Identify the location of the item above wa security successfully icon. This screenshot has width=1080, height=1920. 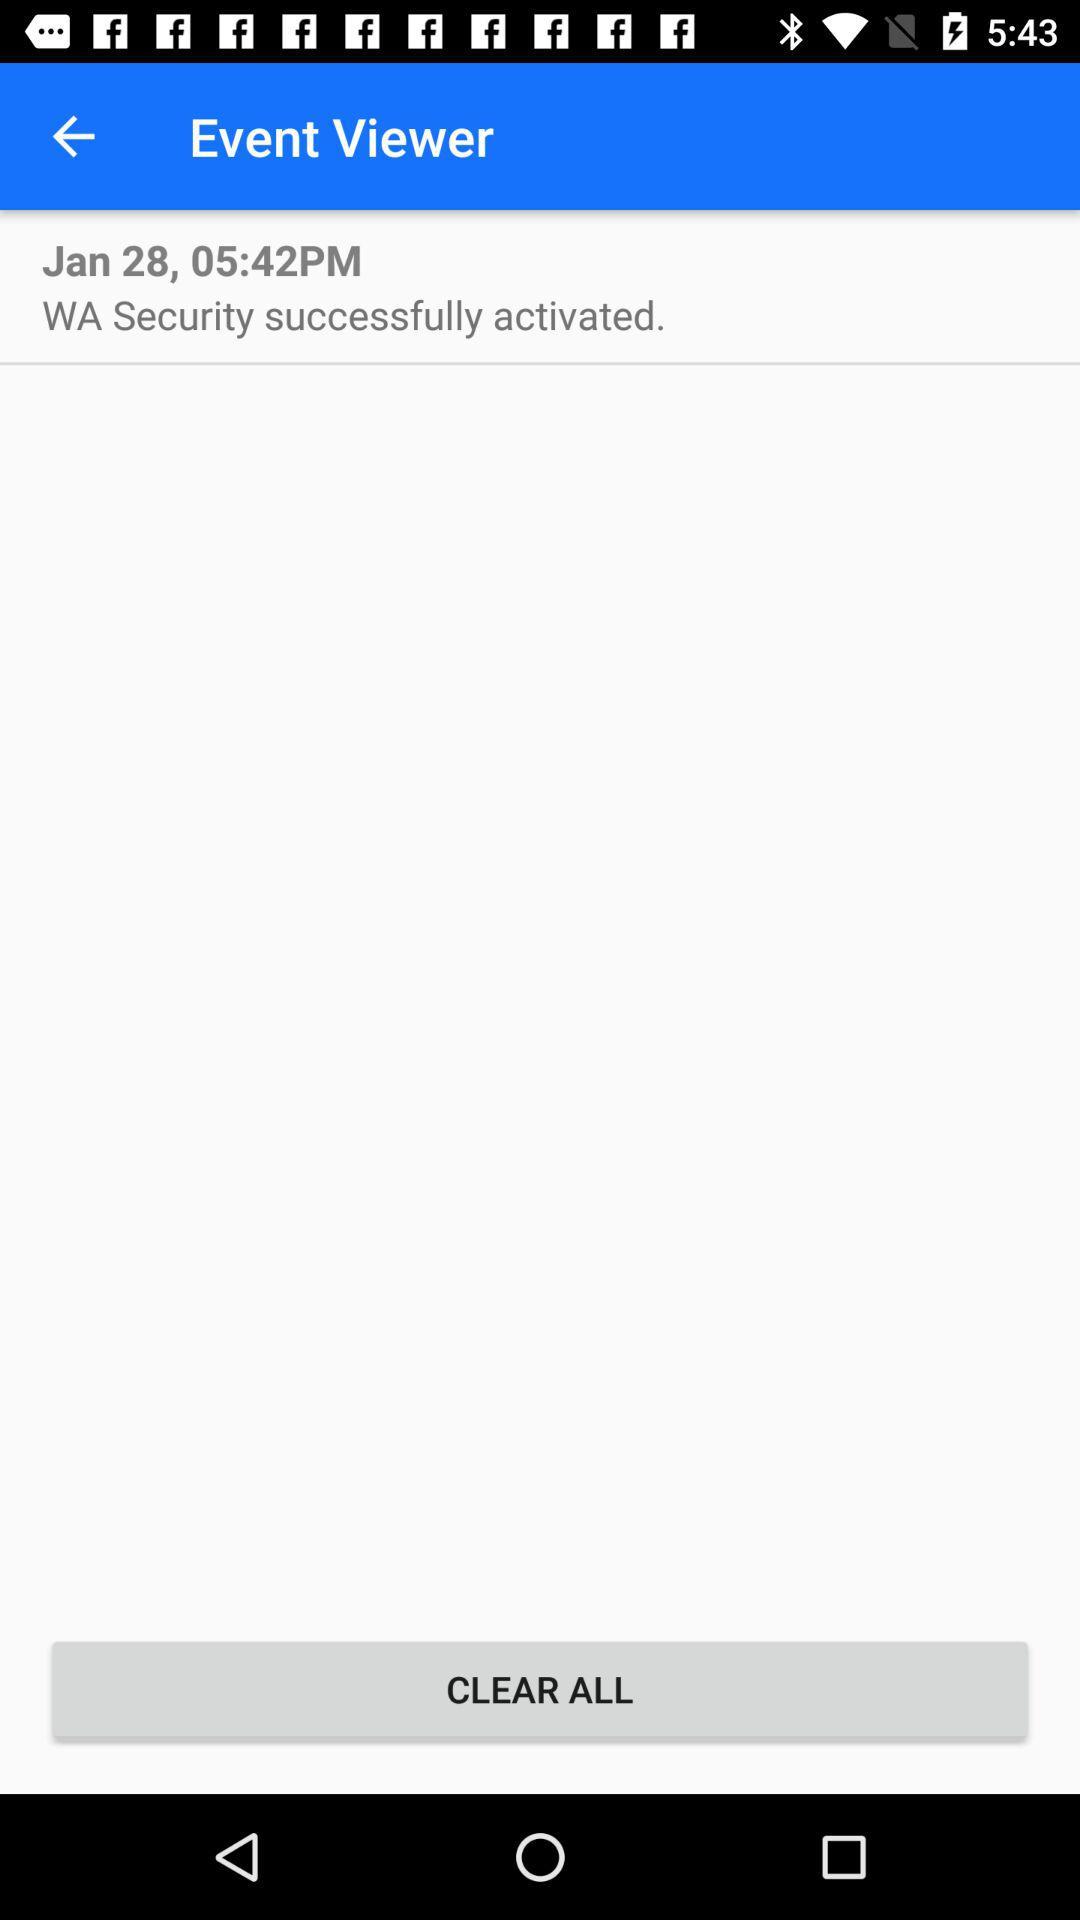
(202, 258).